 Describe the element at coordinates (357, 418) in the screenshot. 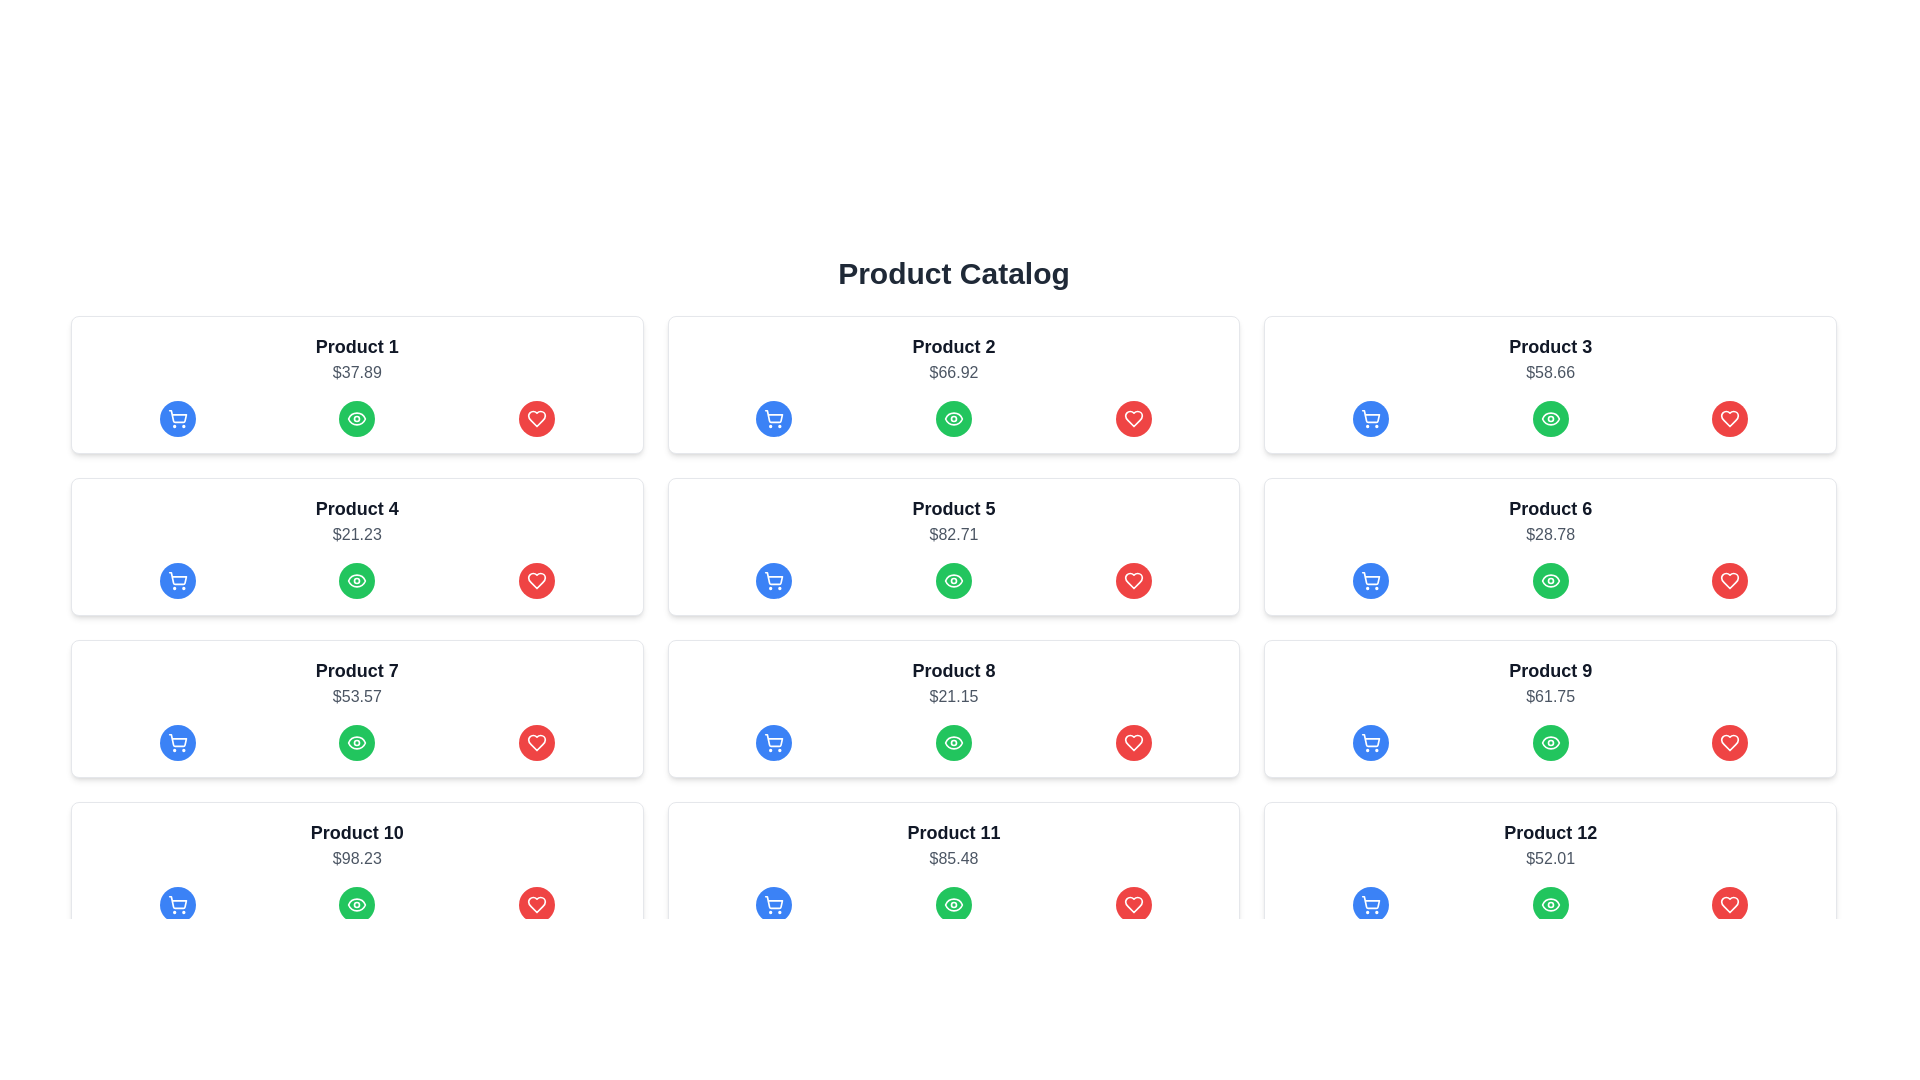

I see `the green circular glyph with an eye-like shape located in the middle of the interactive icons at the bottom of the fourth product card in the second row` at that location.